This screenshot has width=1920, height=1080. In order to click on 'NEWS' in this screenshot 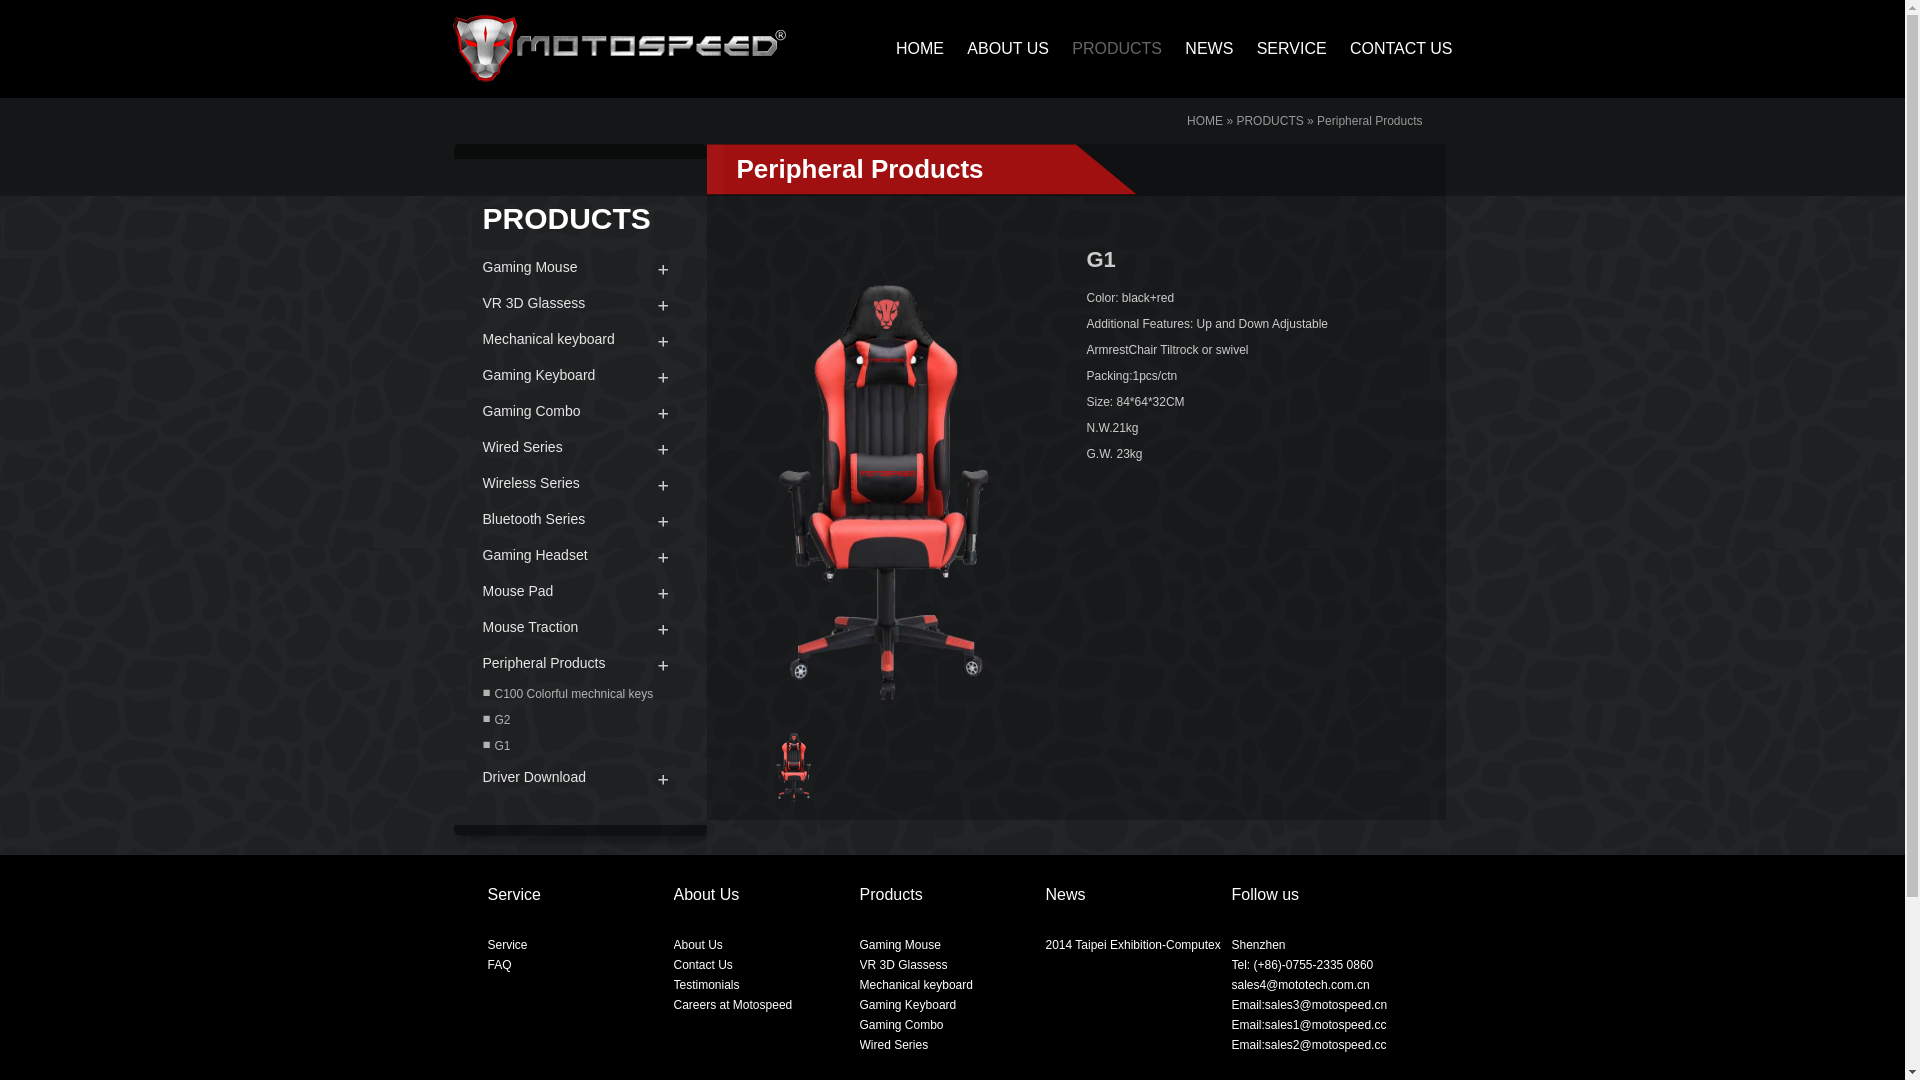, I will do `click(1199, 47)`.